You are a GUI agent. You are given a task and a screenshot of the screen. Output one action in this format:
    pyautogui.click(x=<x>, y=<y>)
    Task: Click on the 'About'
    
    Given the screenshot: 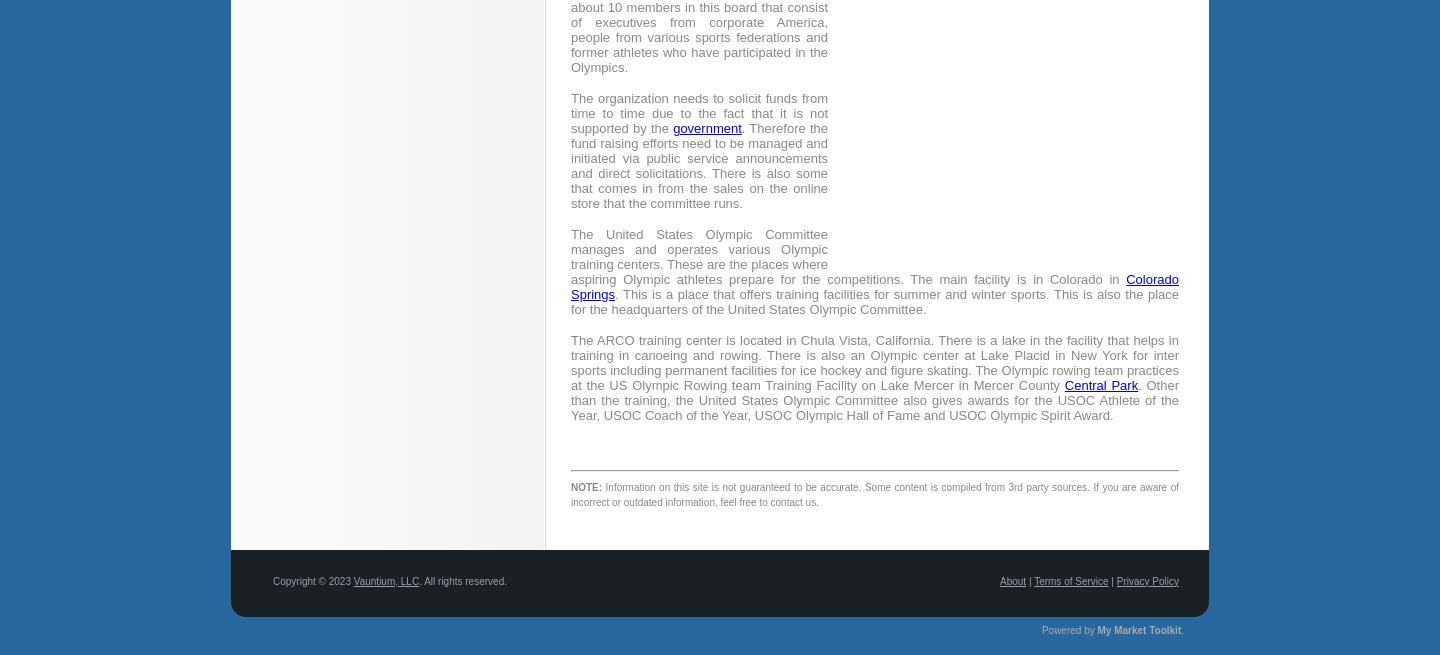 What is the action you would take?
    pyautogui.click(x=1012, y=580)
    